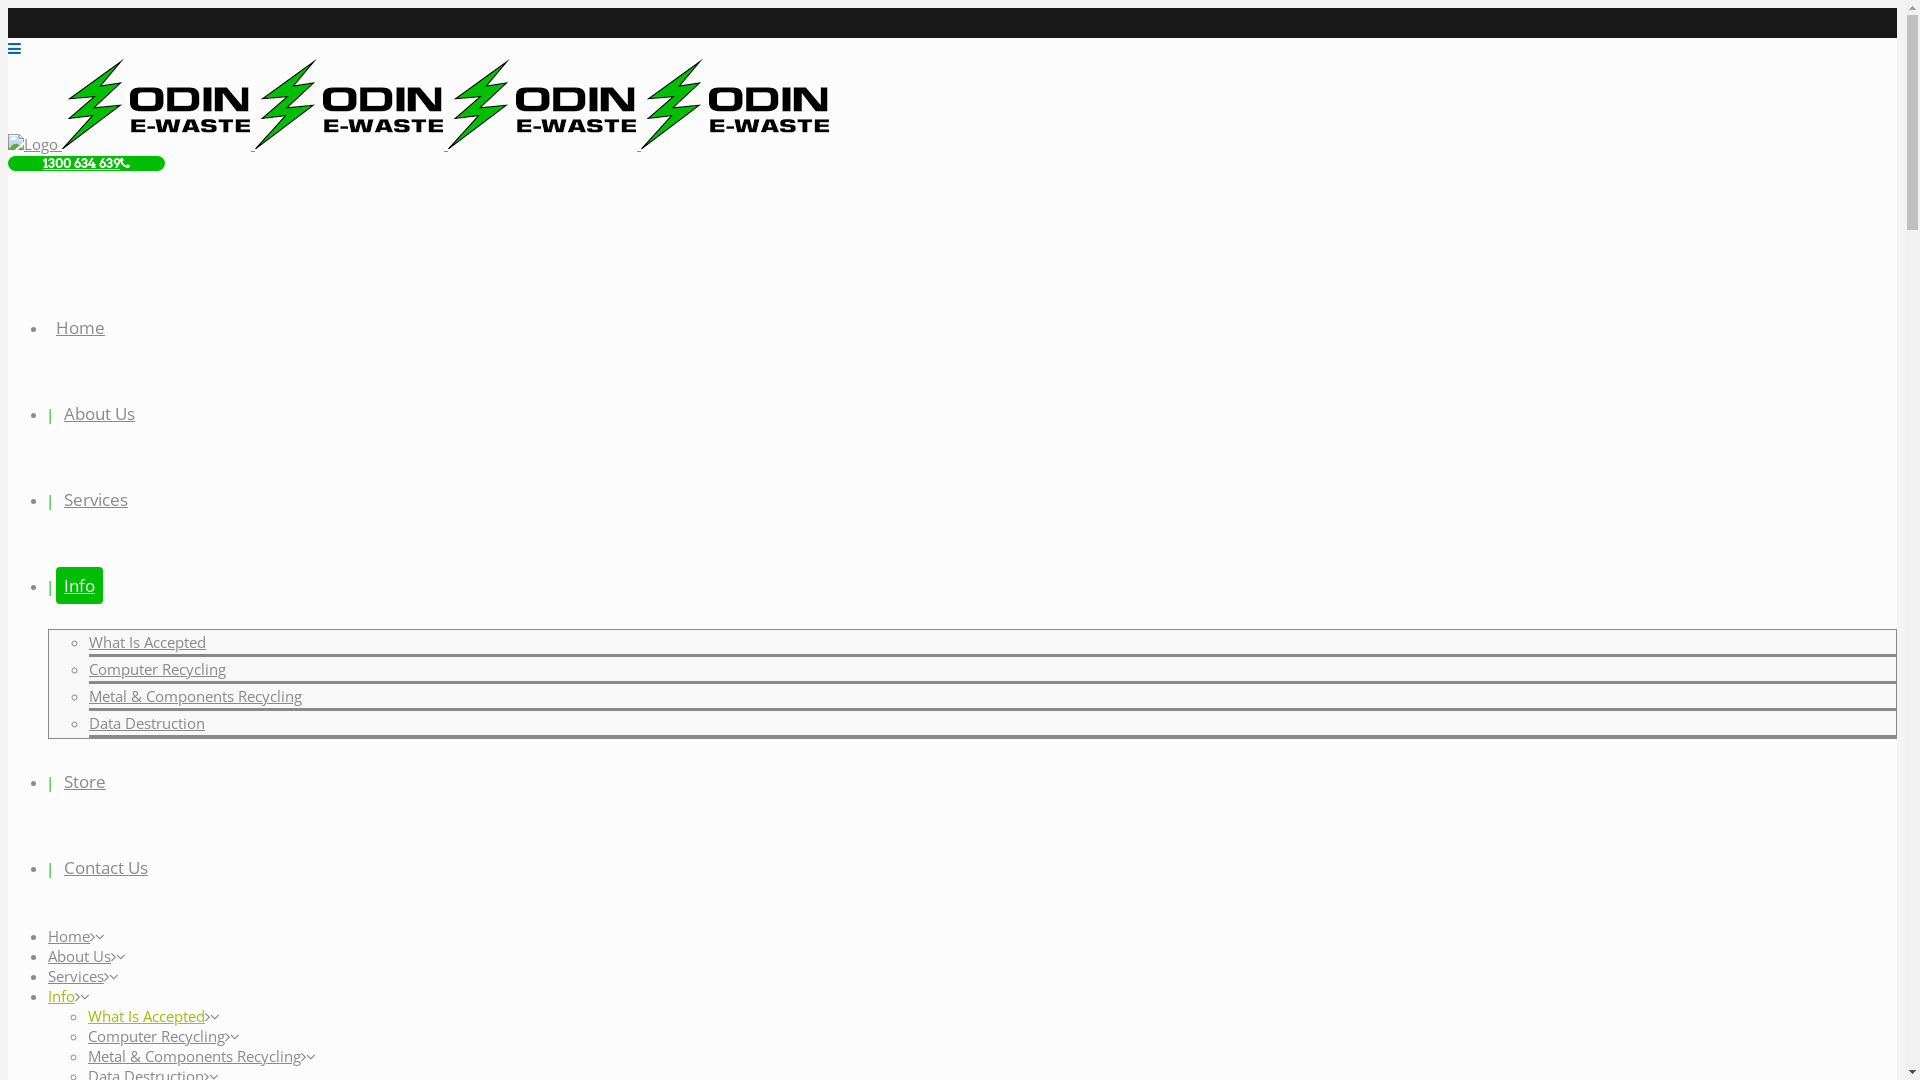  Describe the element at coordinates (104, 866) in the screenshot. I see `'Contact Us'` at that location.